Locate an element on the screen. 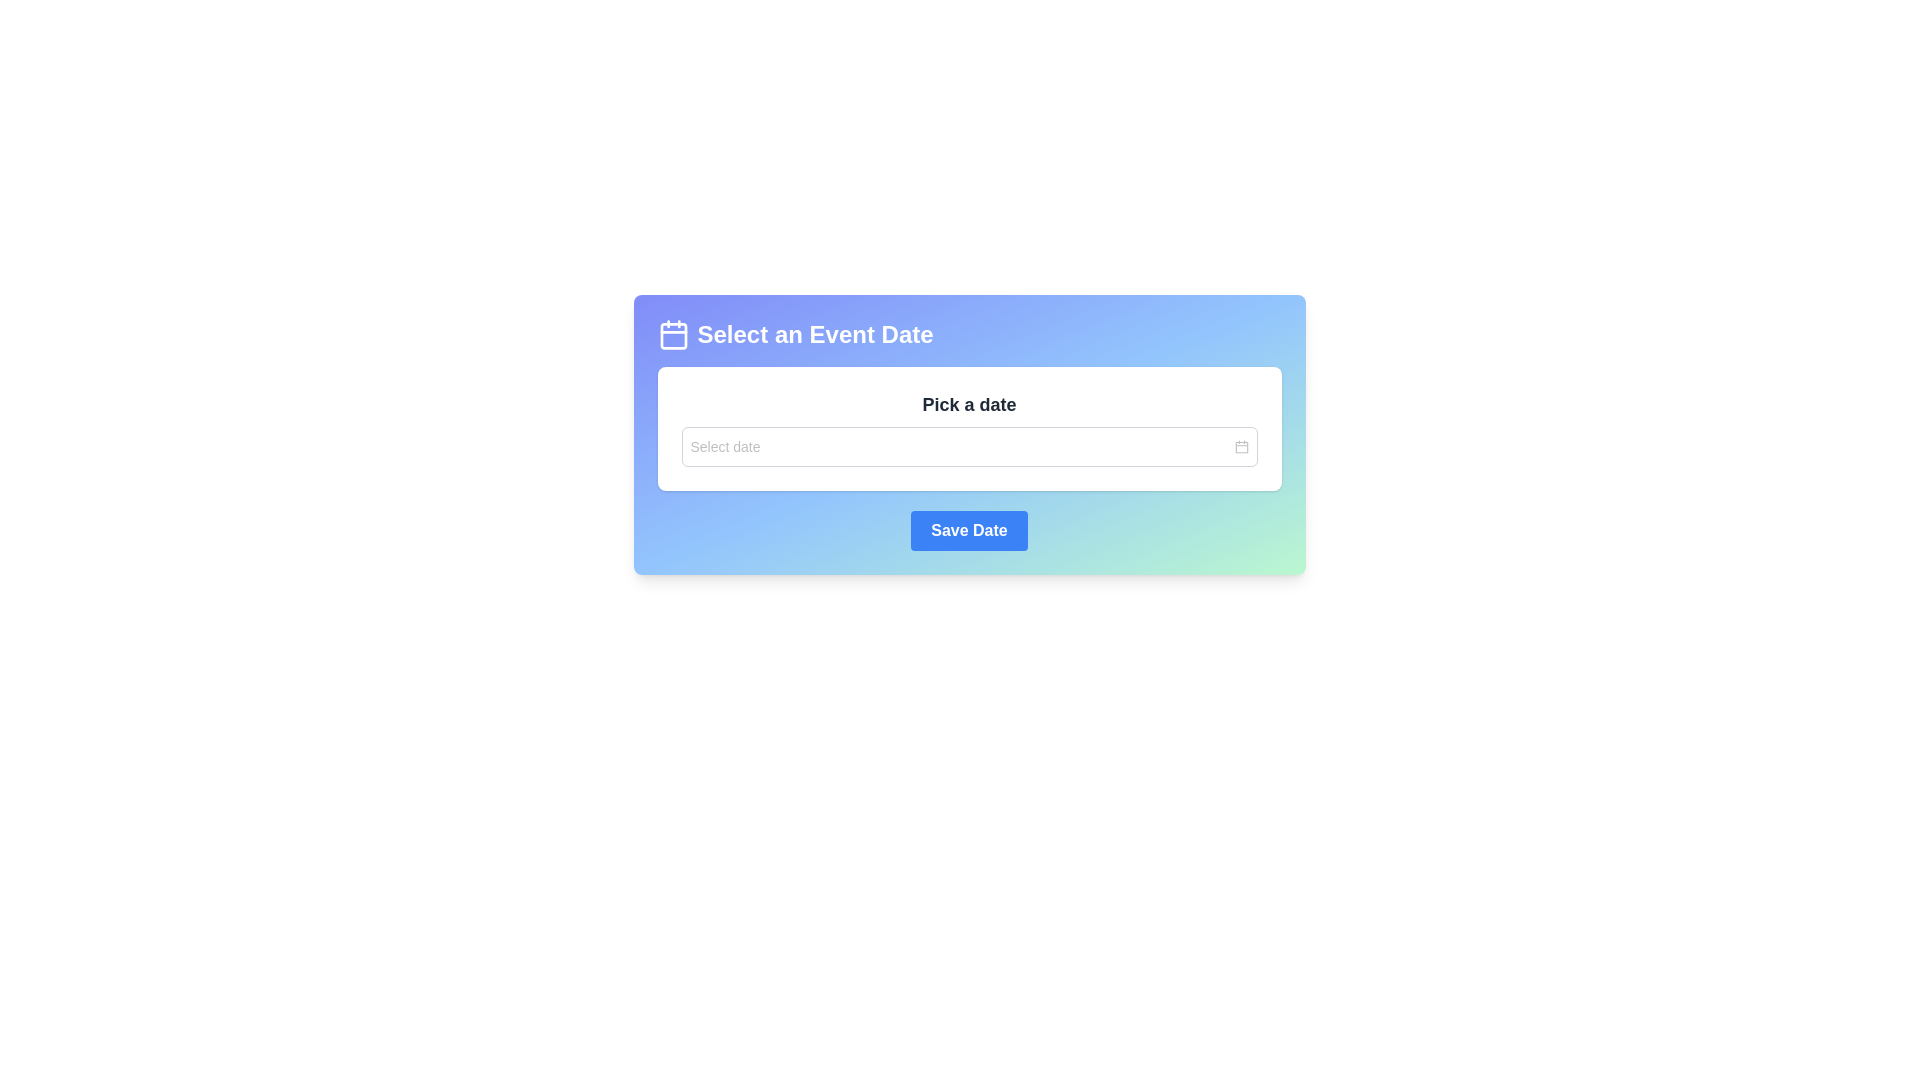  the calendar icon located at the rightmost position within the suffix section of the date picker input field is located at coordinates (1240, 446).